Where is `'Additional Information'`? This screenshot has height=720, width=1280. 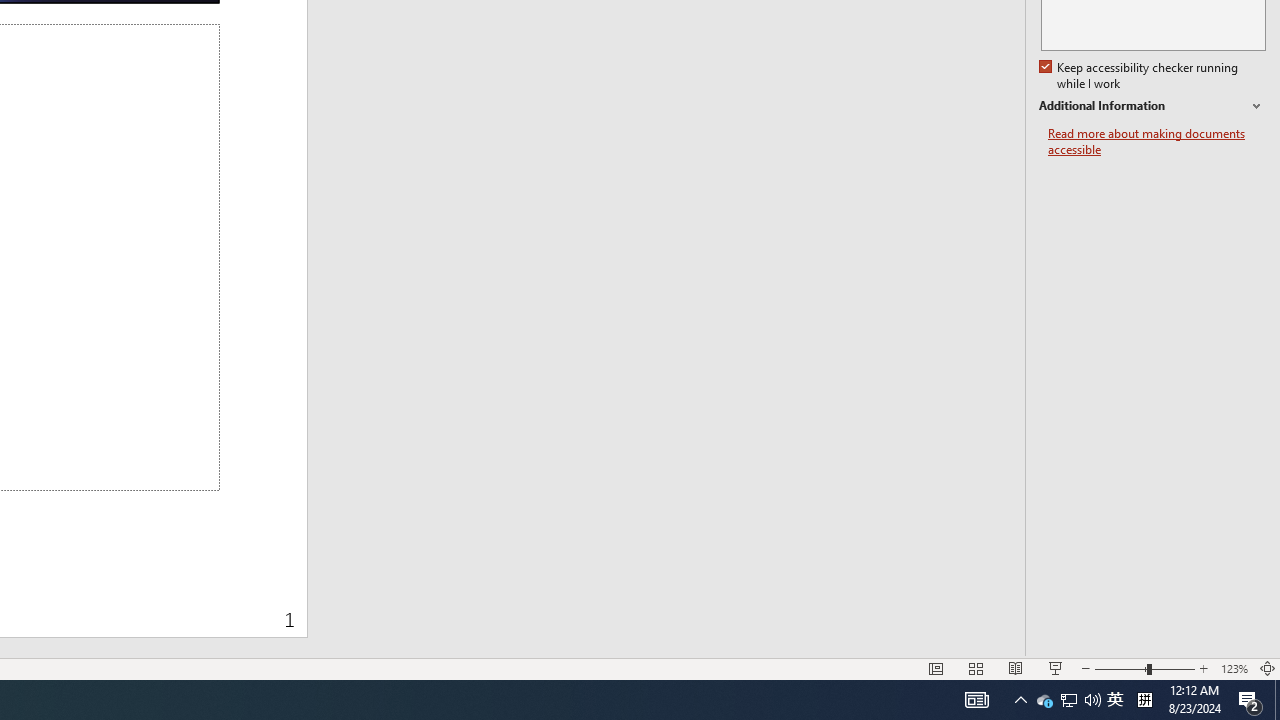 'Additional Information' is located at coordinates (1152, 106).